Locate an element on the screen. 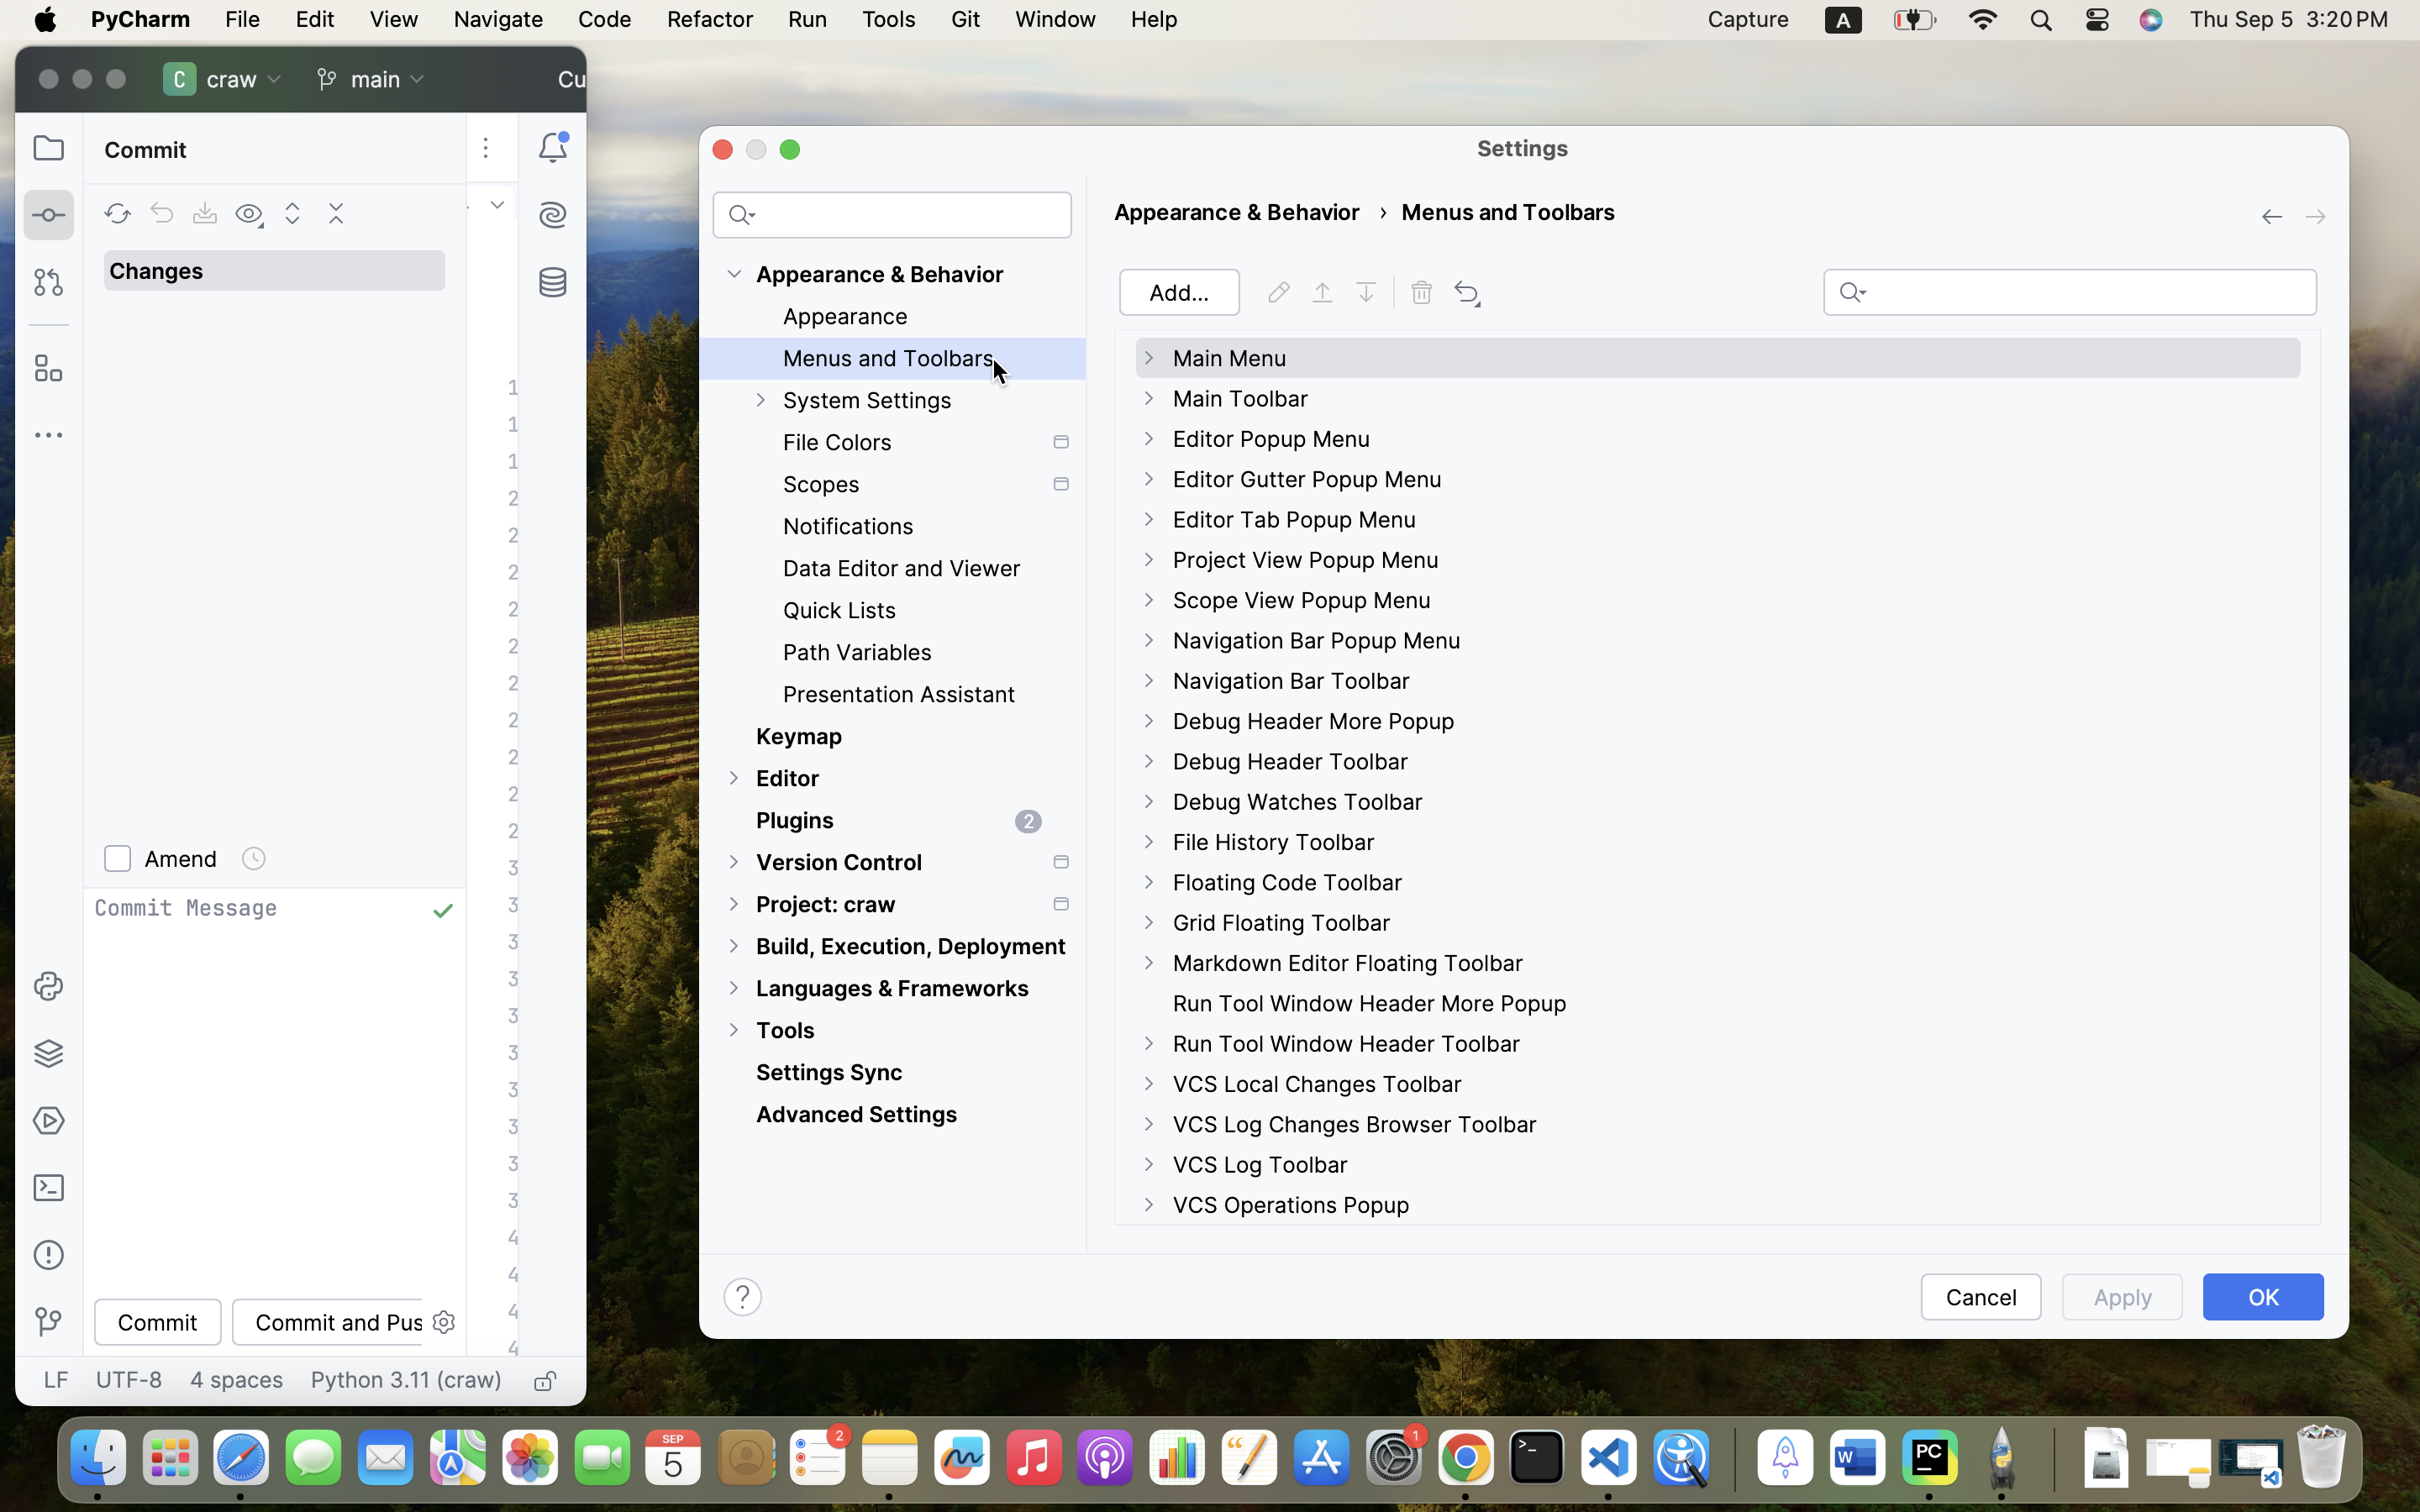  'Settings' is located at coordinates (1523, 148).